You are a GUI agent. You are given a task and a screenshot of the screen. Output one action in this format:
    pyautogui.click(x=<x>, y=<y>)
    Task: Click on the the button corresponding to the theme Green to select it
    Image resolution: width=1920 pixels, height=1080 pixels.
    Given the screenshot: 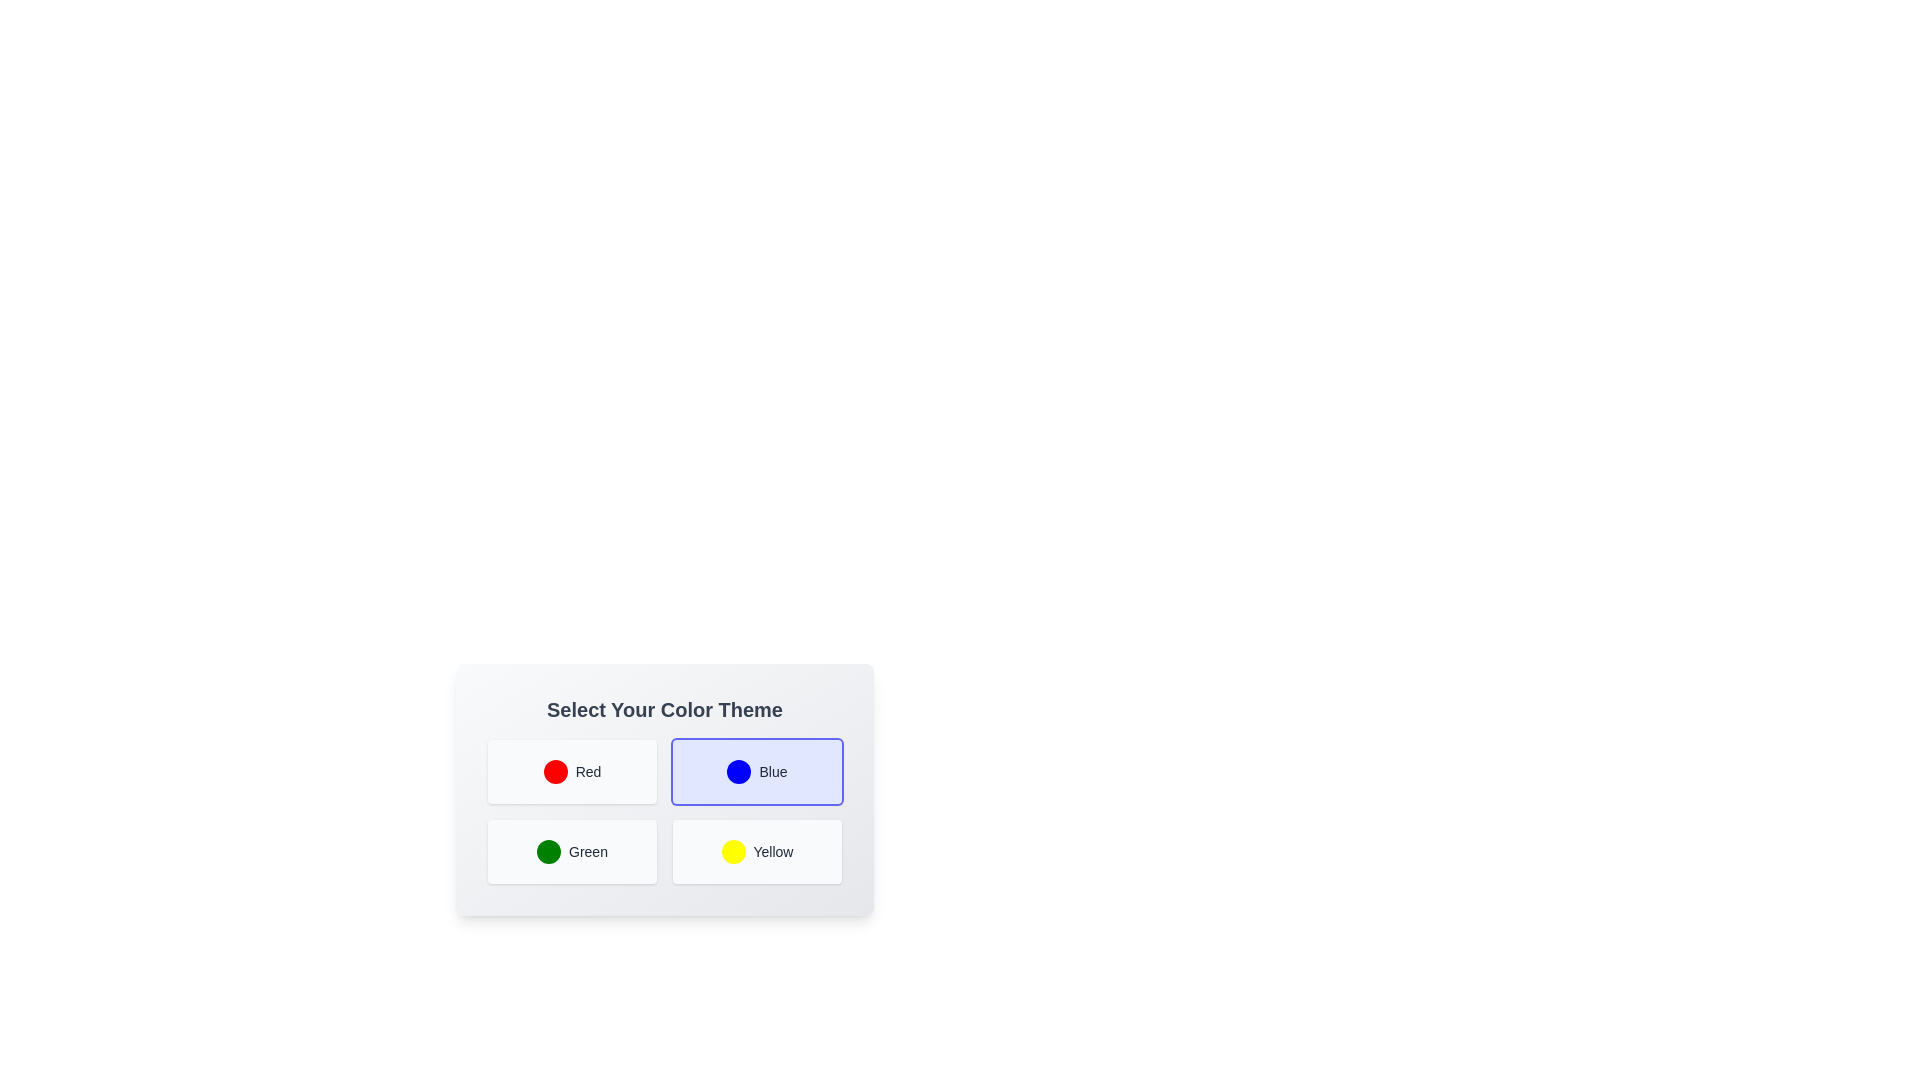 What is the action you would take?
    pyautogui.click(x=571, y=852)
    